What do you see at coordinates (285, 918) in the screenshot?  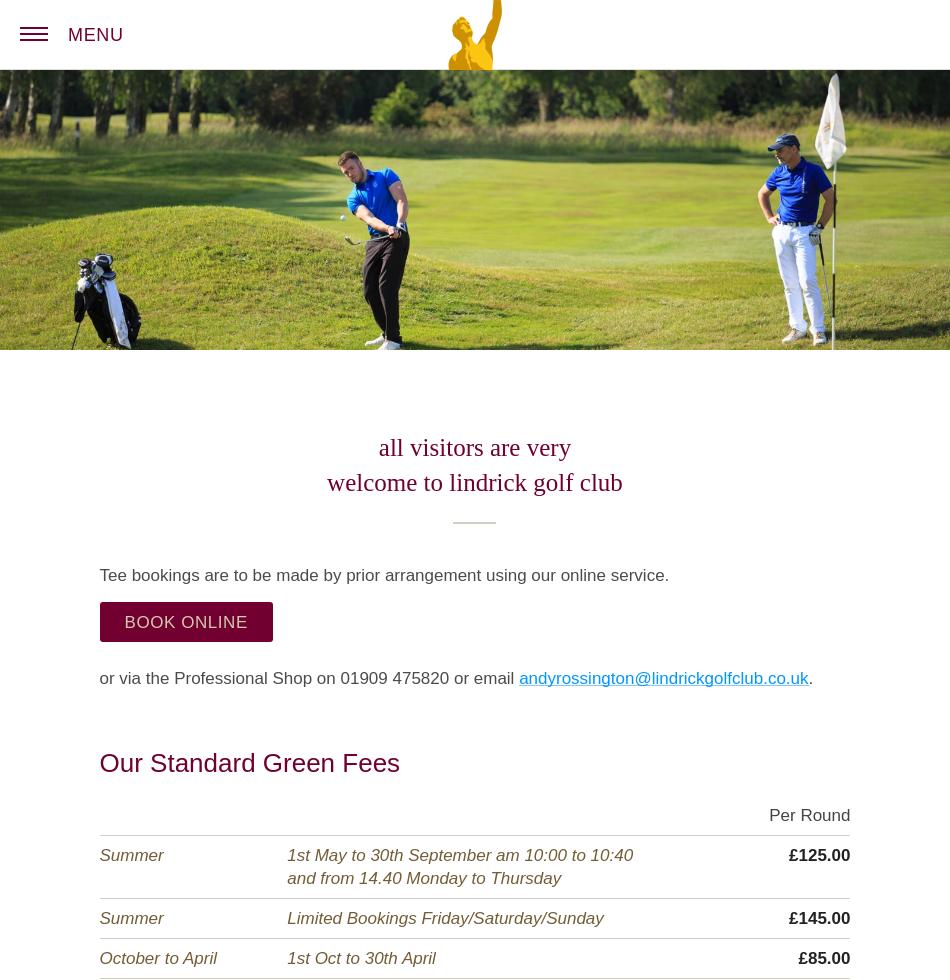 I see `'Limited Bookings Friday/Saturday/Sunday'` at bounding box center [285, 918].